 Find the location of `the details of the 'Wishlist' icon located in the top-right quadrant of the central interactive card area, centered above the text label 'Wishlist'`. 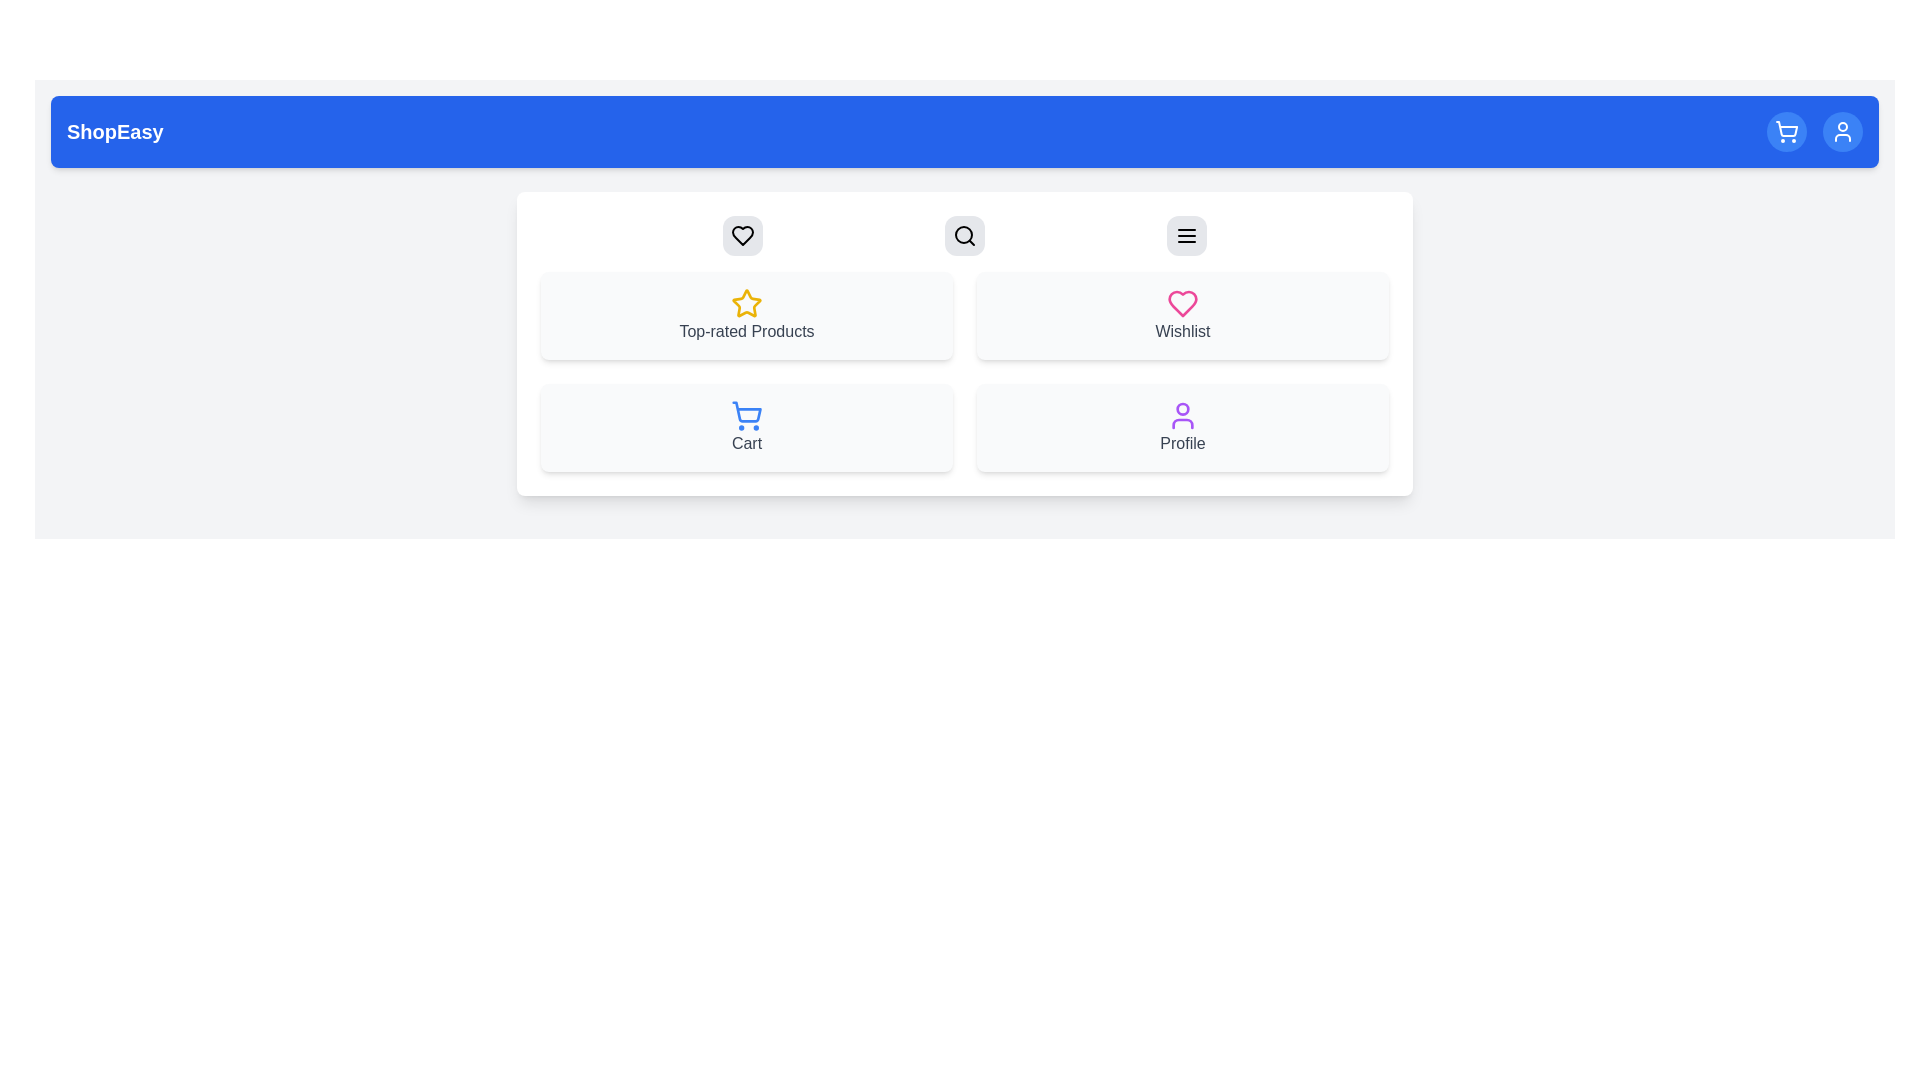

the details of the 'Wishlist' icon located in the top-right quadrant of the central interactive card area, centered above the text label 'Wishlist' is located at coordinates (1182, 304).